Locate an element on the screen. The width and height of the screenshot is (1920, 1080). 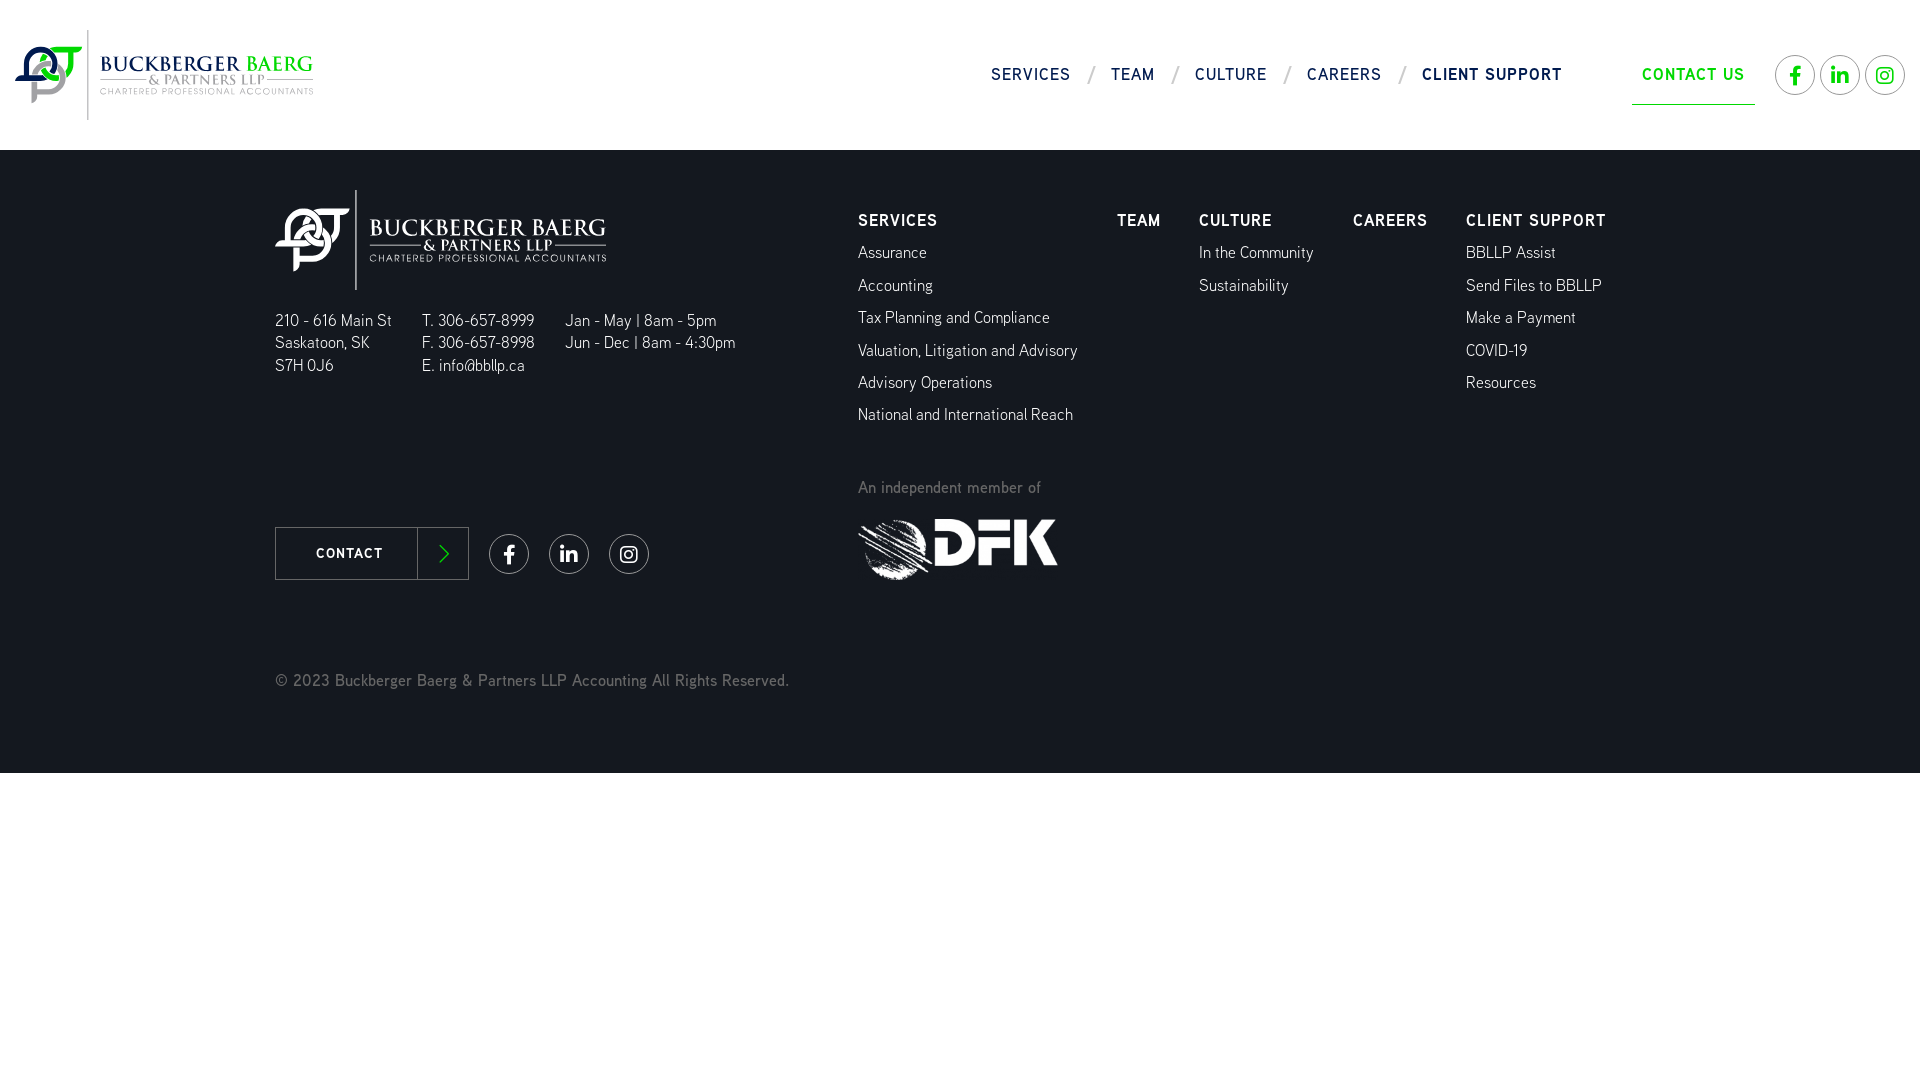
'Send Files to BBLLP' is located at coordinates (1533, 285).